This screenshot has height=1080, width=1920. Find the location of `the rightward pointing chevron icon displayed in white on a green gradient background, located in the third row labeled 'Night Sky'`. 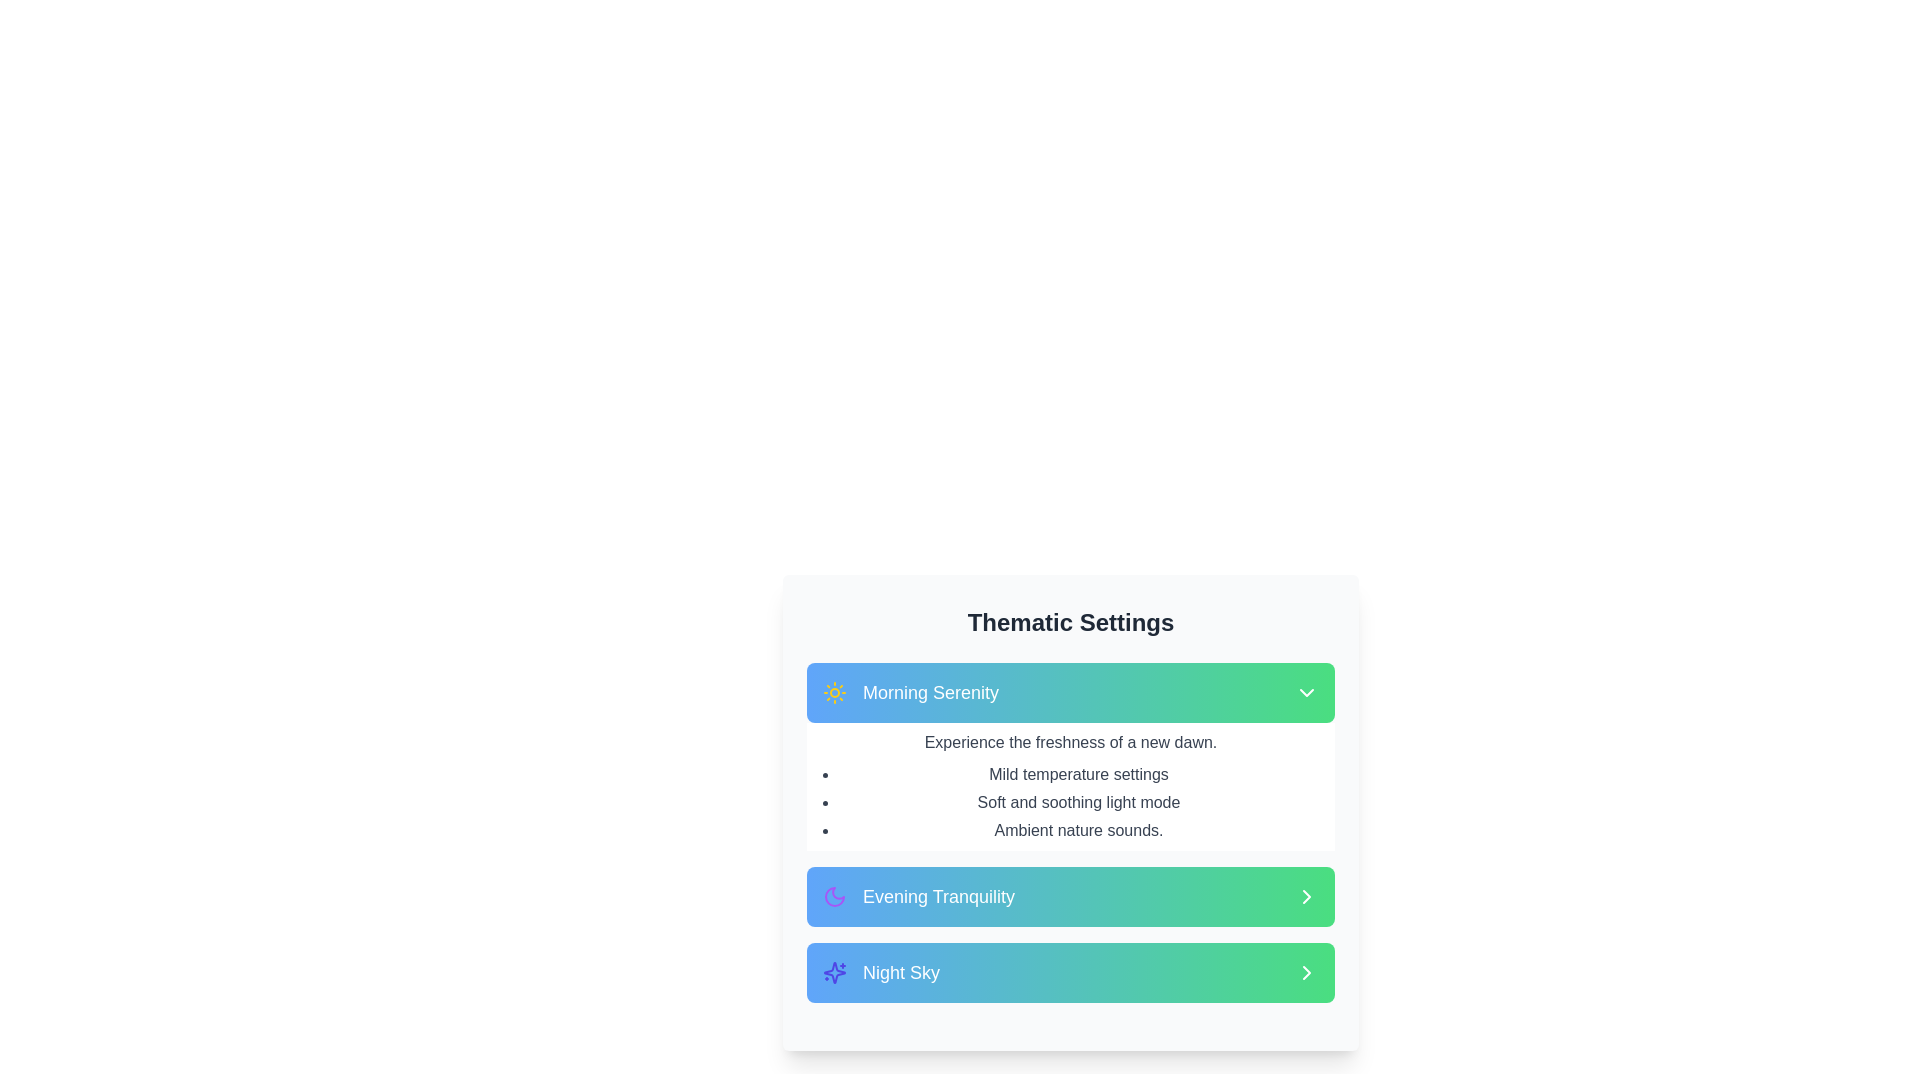

the rightward pointing chevron icon displayed in white on a green gradient background, located in the third row labeled 'Night Sky' is located at coordinates (1306, 971).